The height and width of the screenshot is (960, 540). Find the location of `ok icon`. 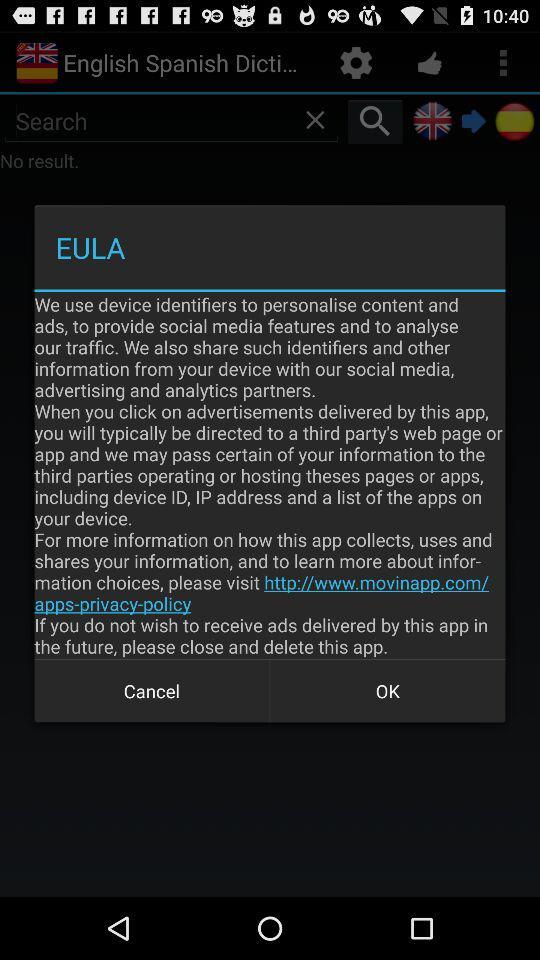

ok icon is located at coordinates (387, 691).